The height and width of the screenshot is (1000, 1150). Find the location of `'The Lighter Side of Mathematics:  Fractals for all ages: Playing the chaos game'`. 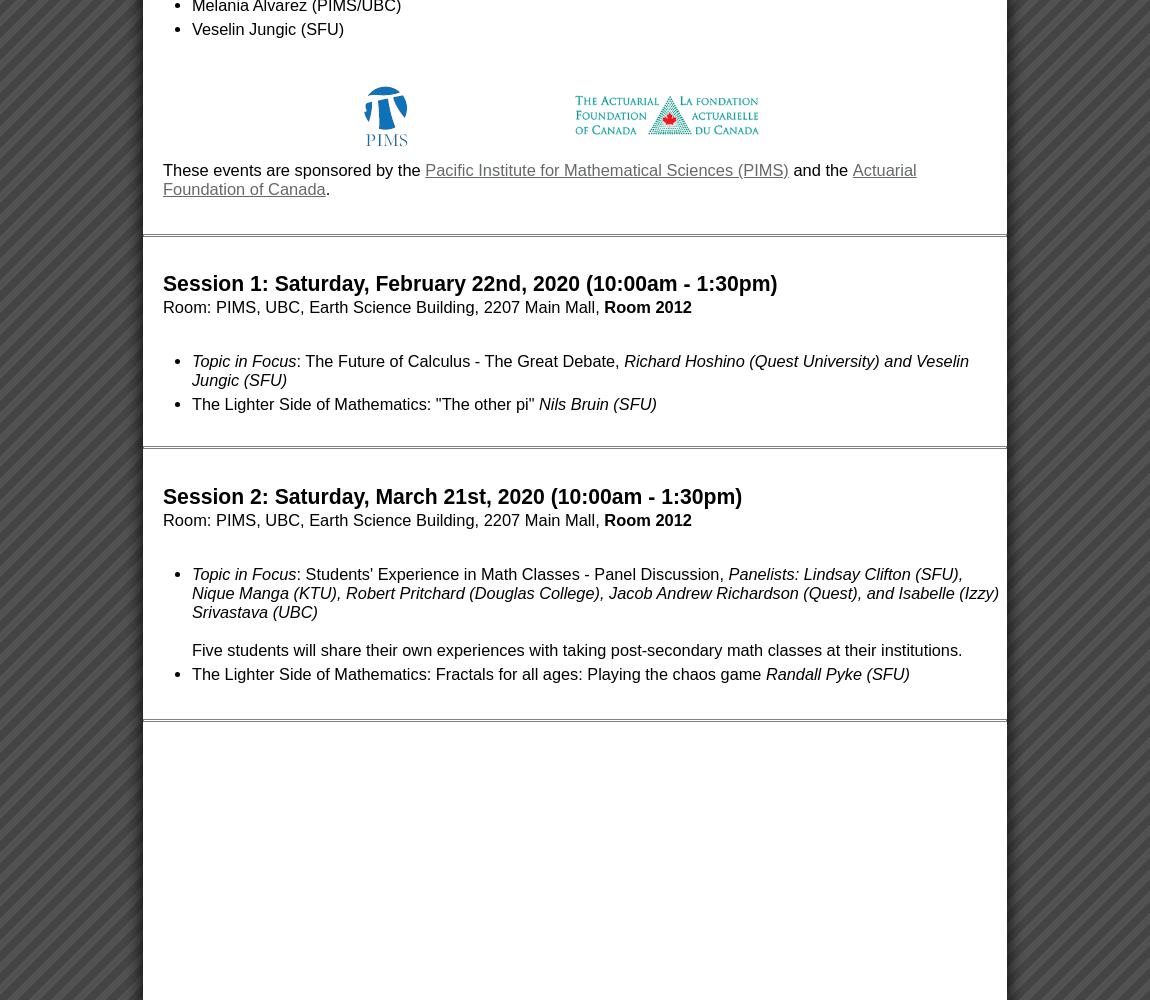

'The Lighter Side of Mathematics:  Fractals for all ages: Playing the chaos game' is located at coordinates (478, 673).